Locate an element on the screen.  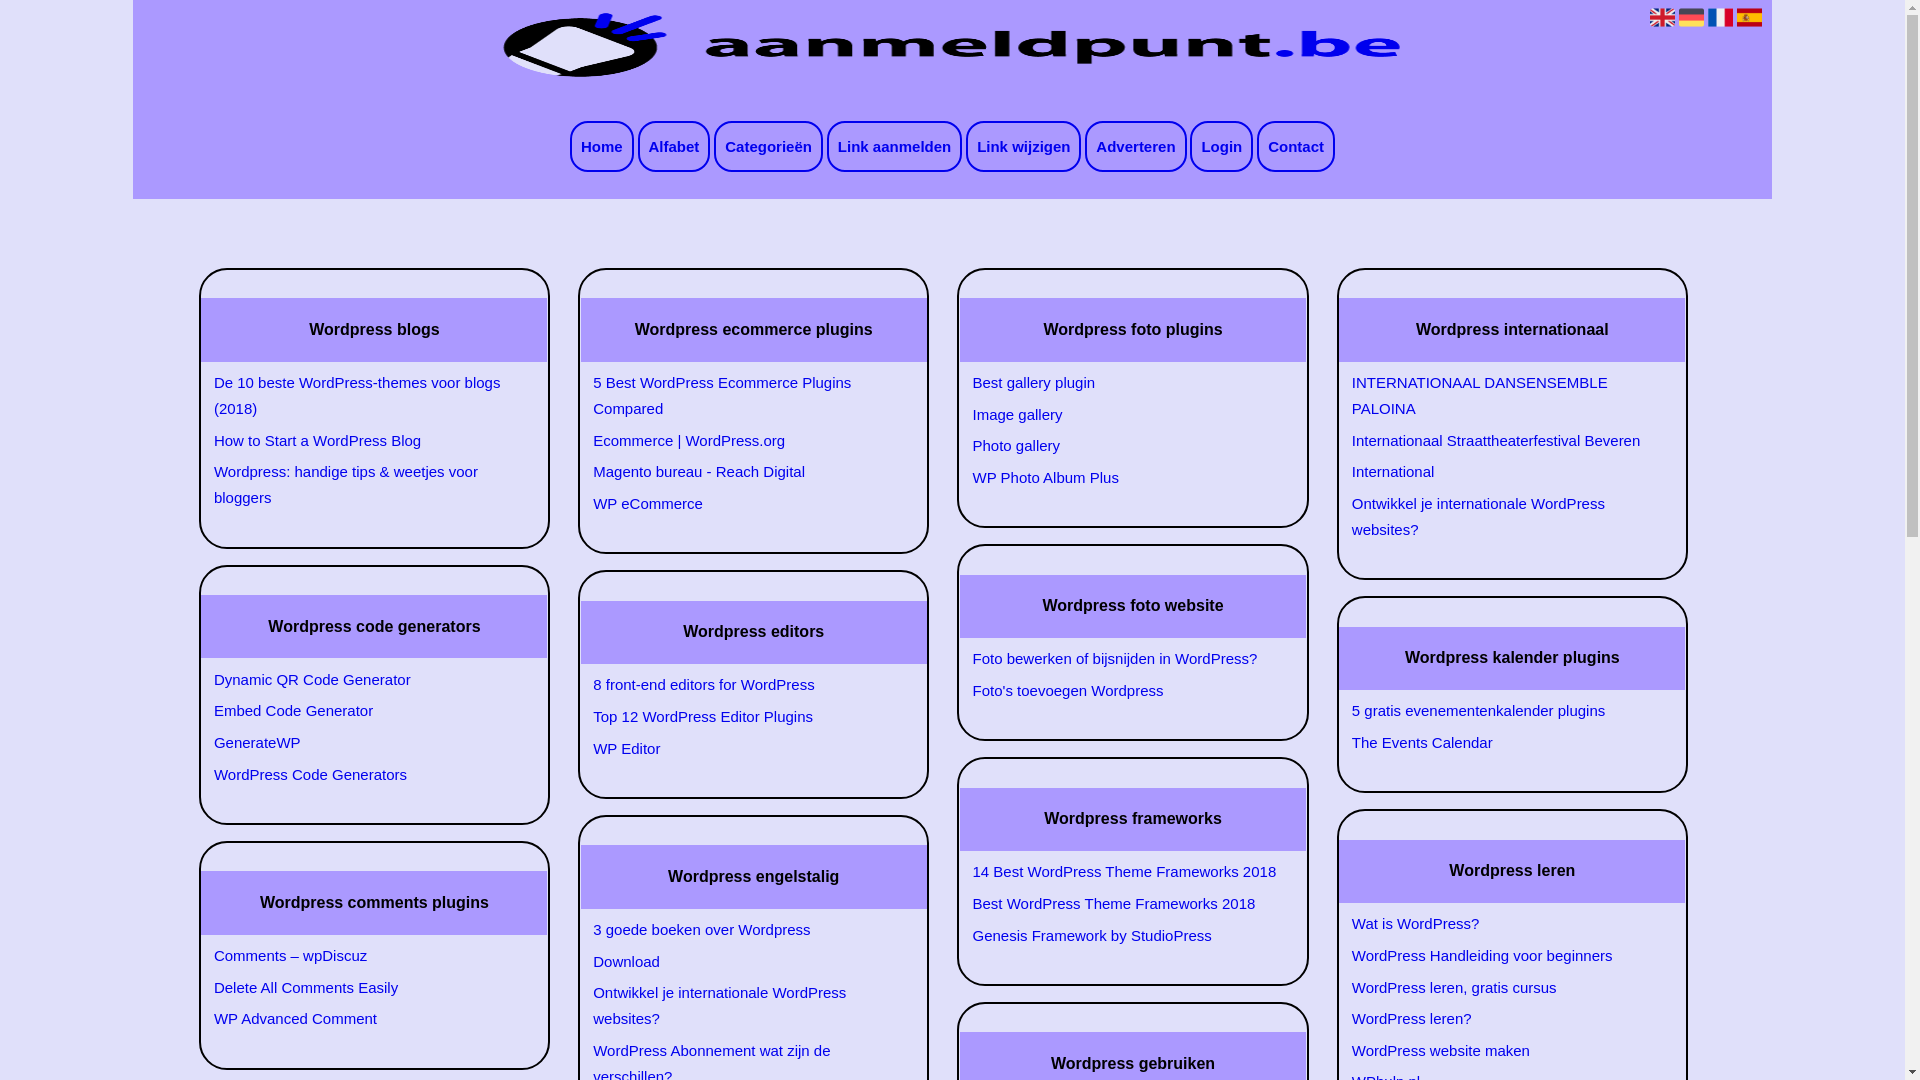
'WordPress leren, gratis cursus' is located at coordinates (1501, 986).